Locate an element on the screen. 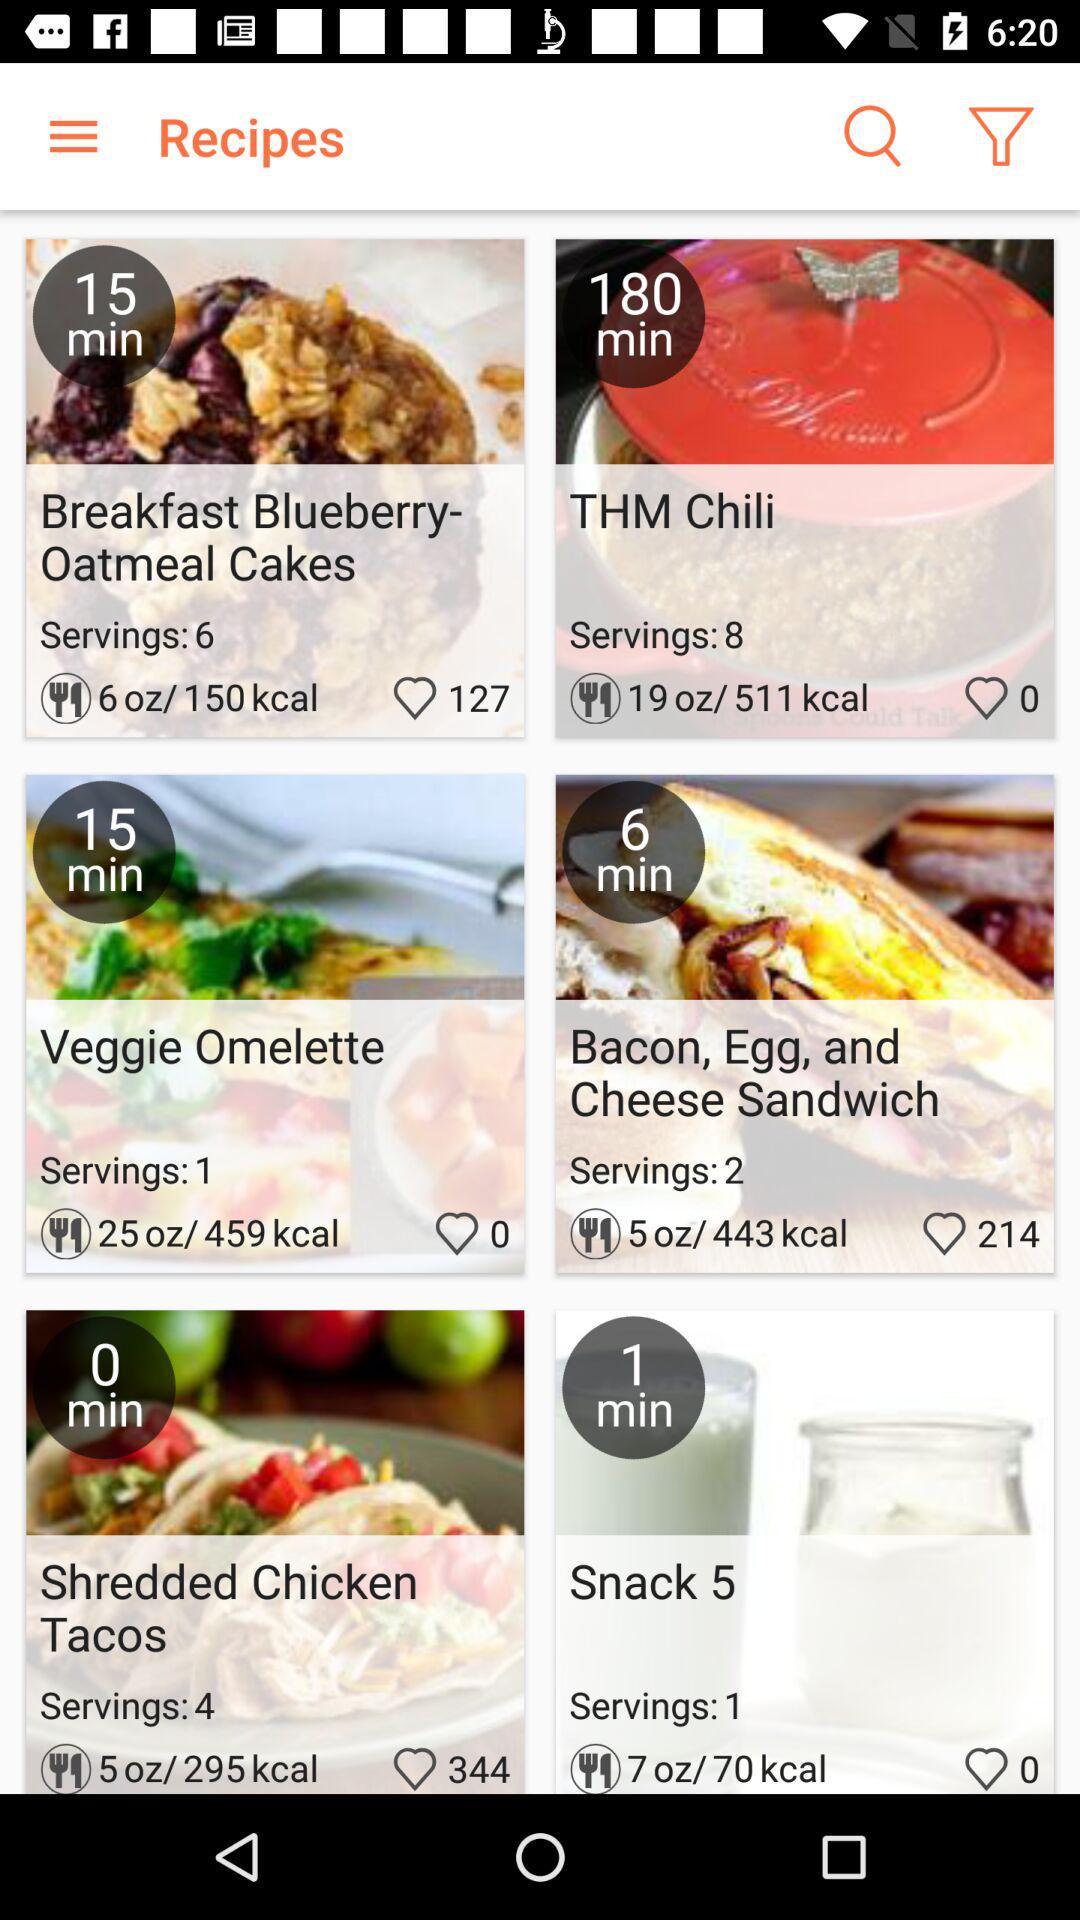 The image size is (1080, 1920). filter options is located at coordinates (1001, 135).